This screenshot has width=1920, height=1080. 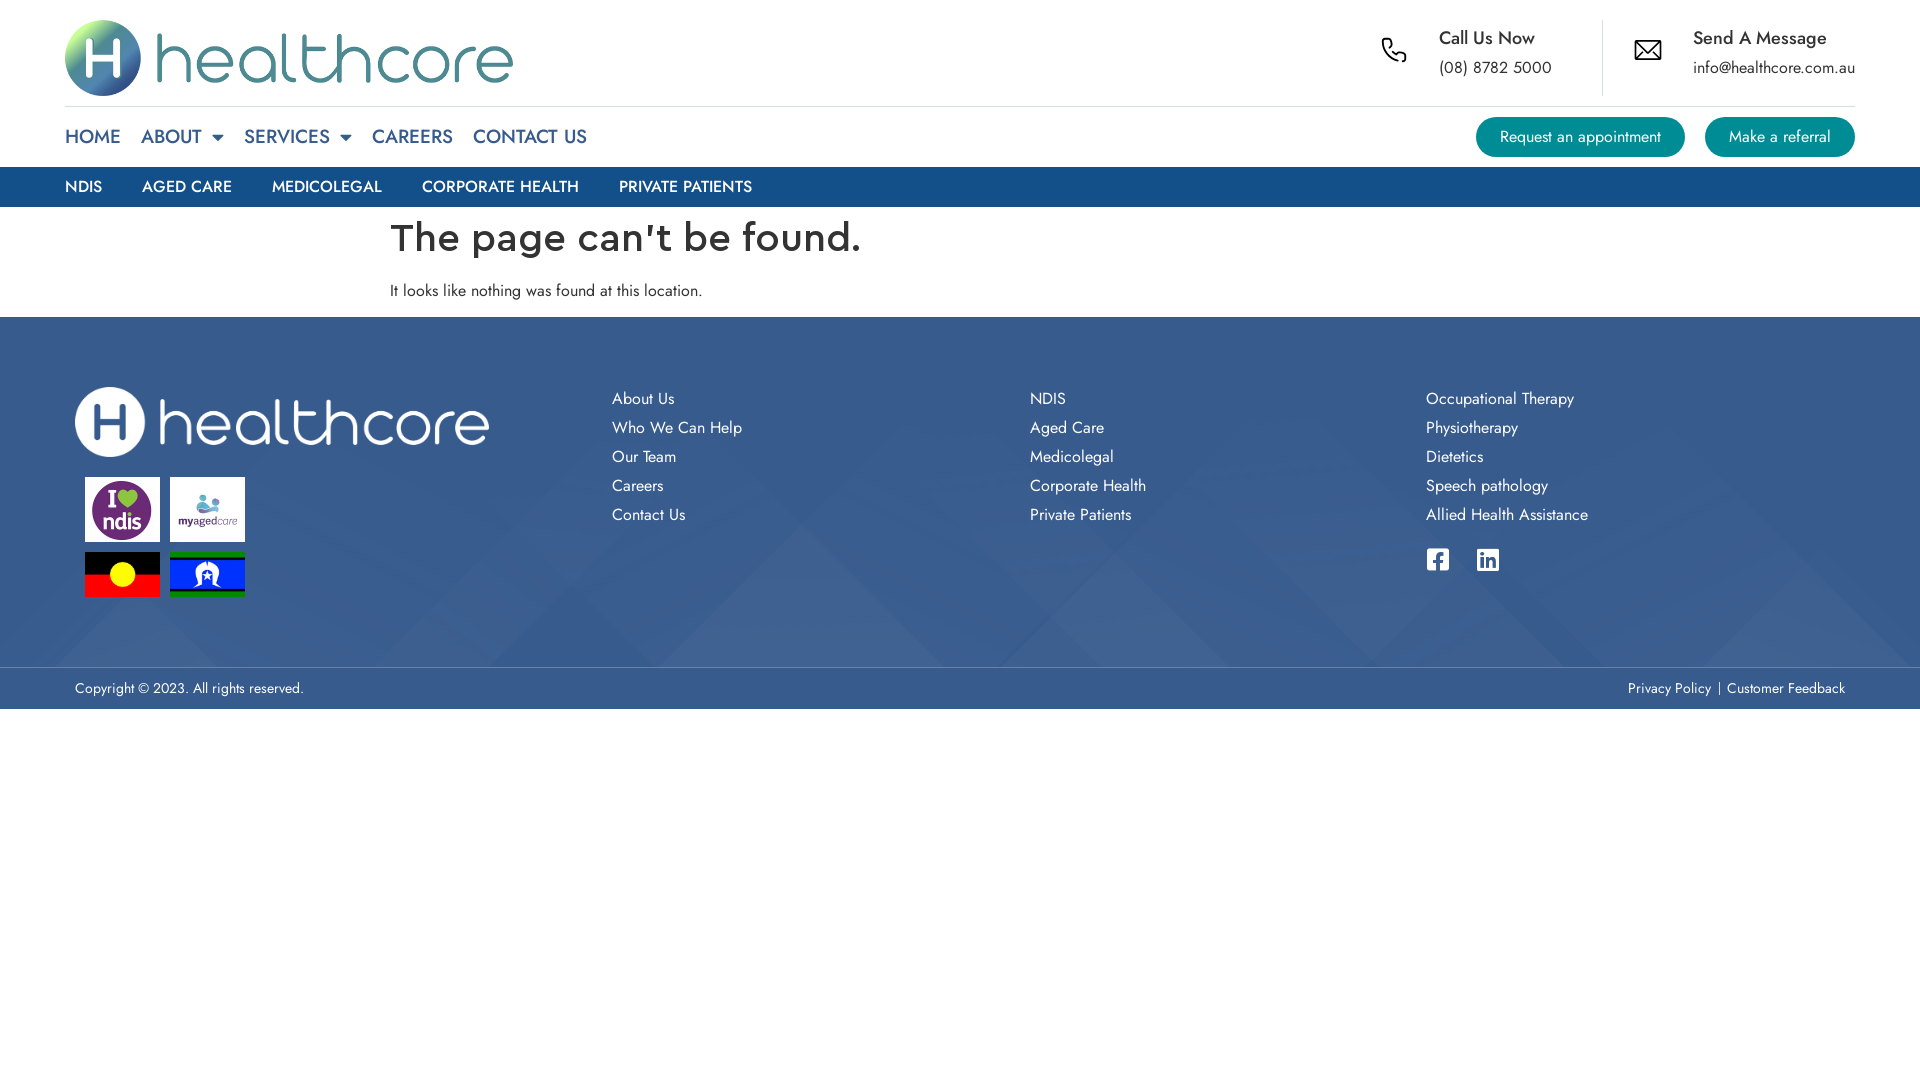 What do you see at coordinates (411, 136) in the screenshot?
I see `'CAREERS'` at bounding box center [411, 136].